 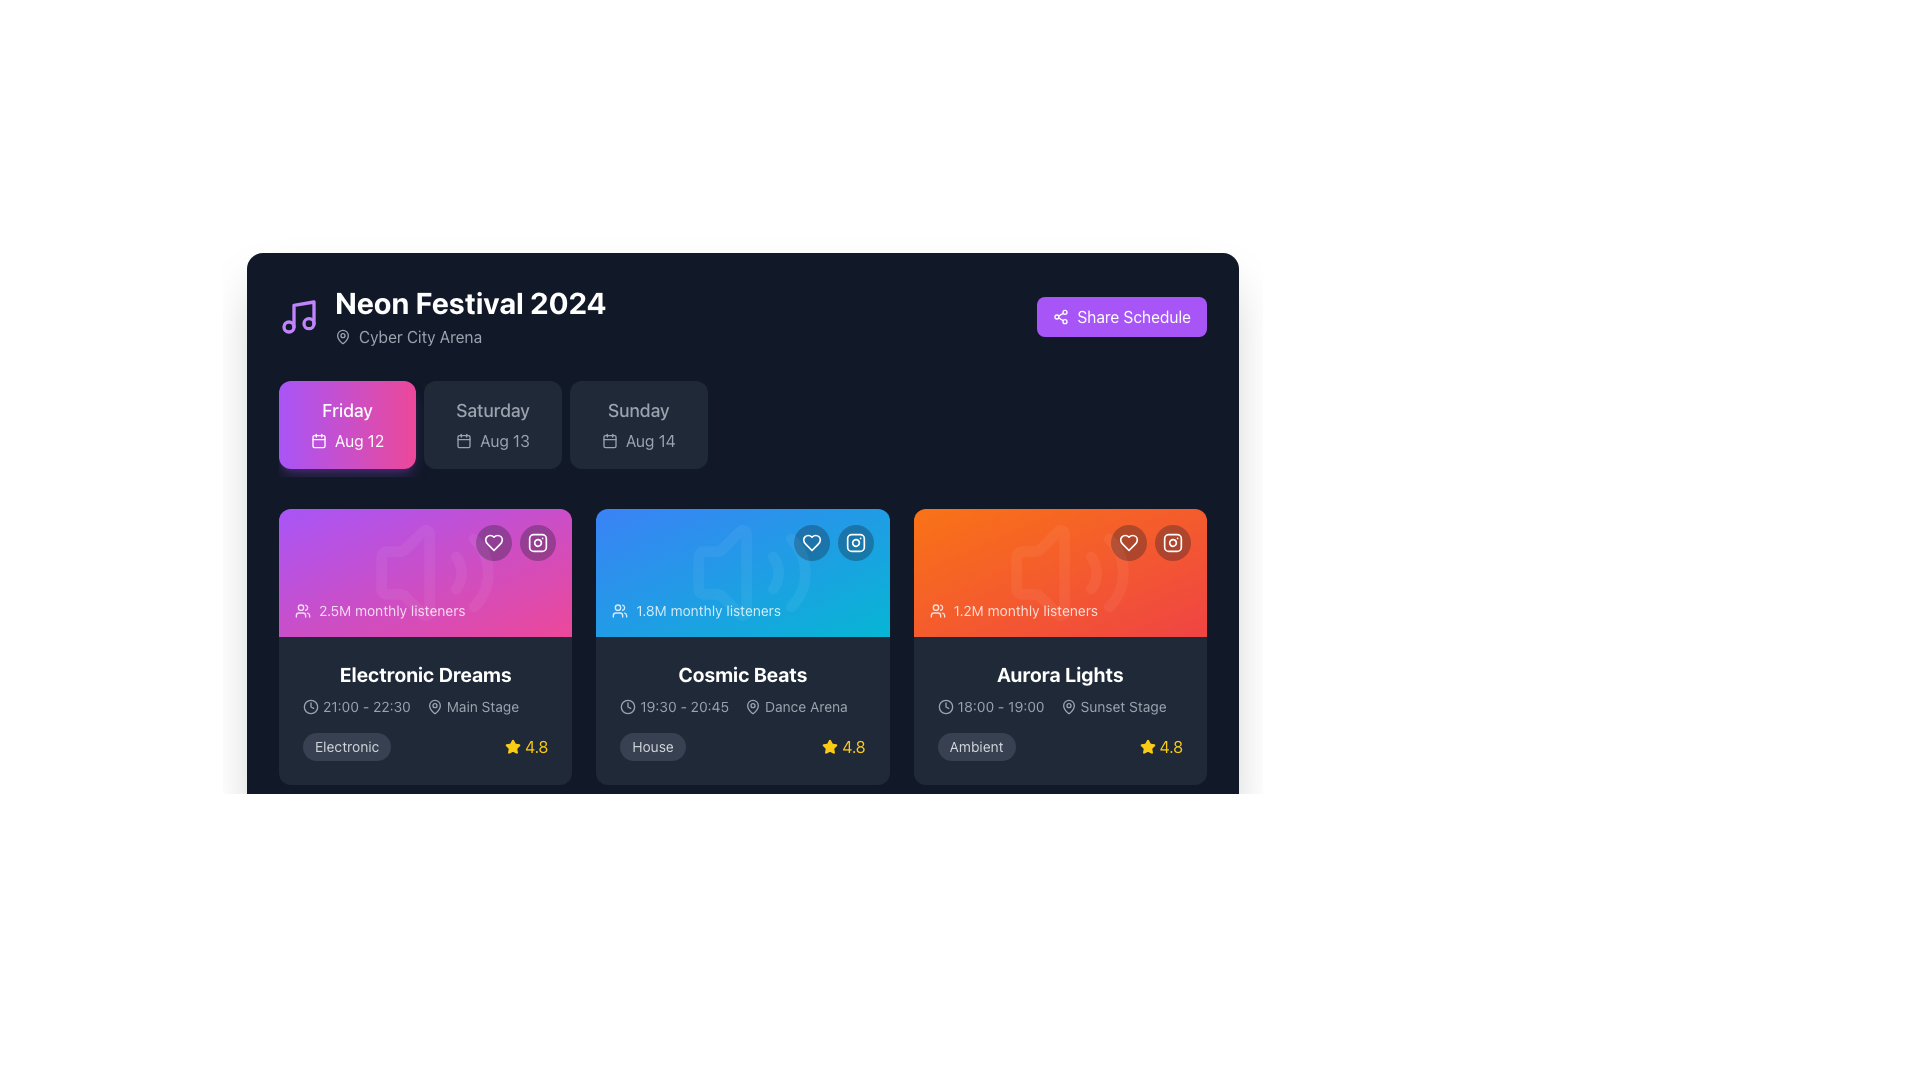 What do you see at coordinates (469, 303) in the screenshot?
I see `main header text element located at the top-left area of the interface, positioned above the subtitle 'Cyber City Arena' and next to a musical note icon` at bounding box center [469, 303].